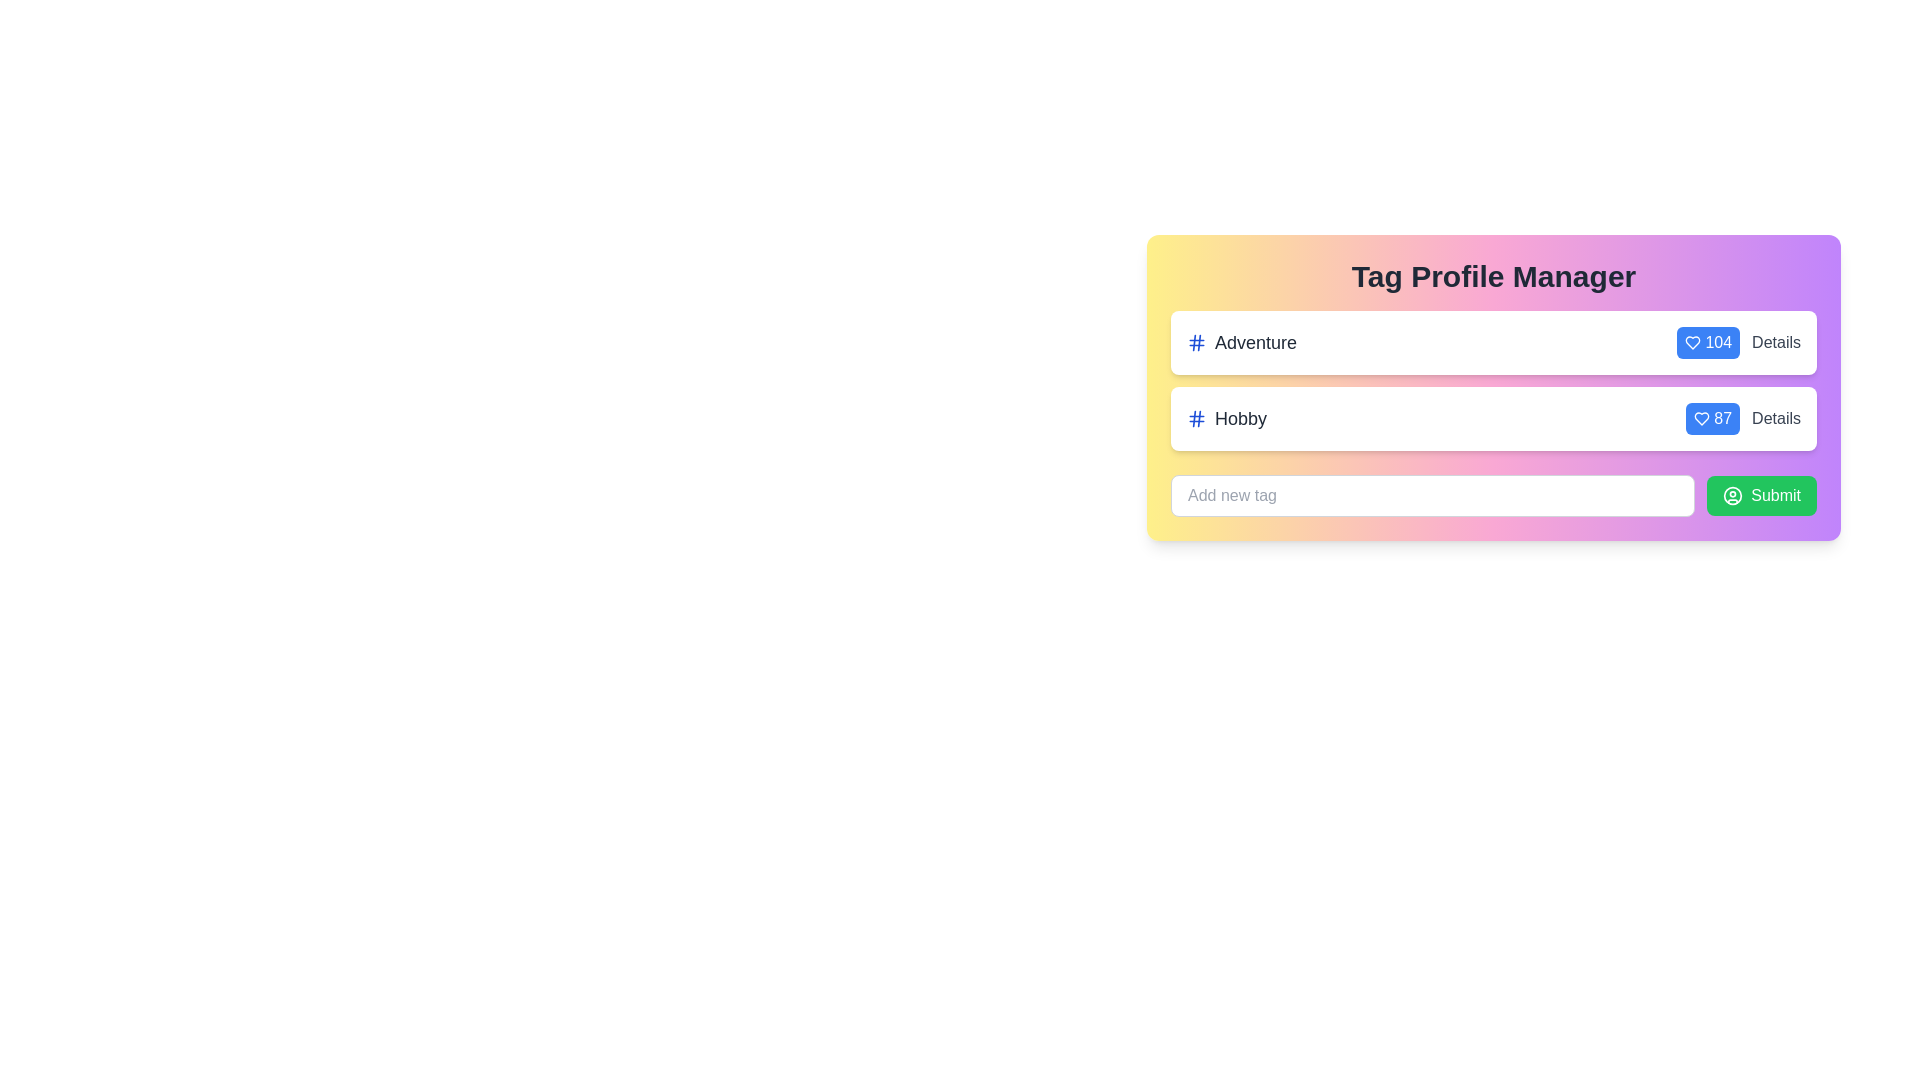  I want to click on the second vertical line of the hash icon adjacent to the 'Hobby' label, so click(1194, 418).